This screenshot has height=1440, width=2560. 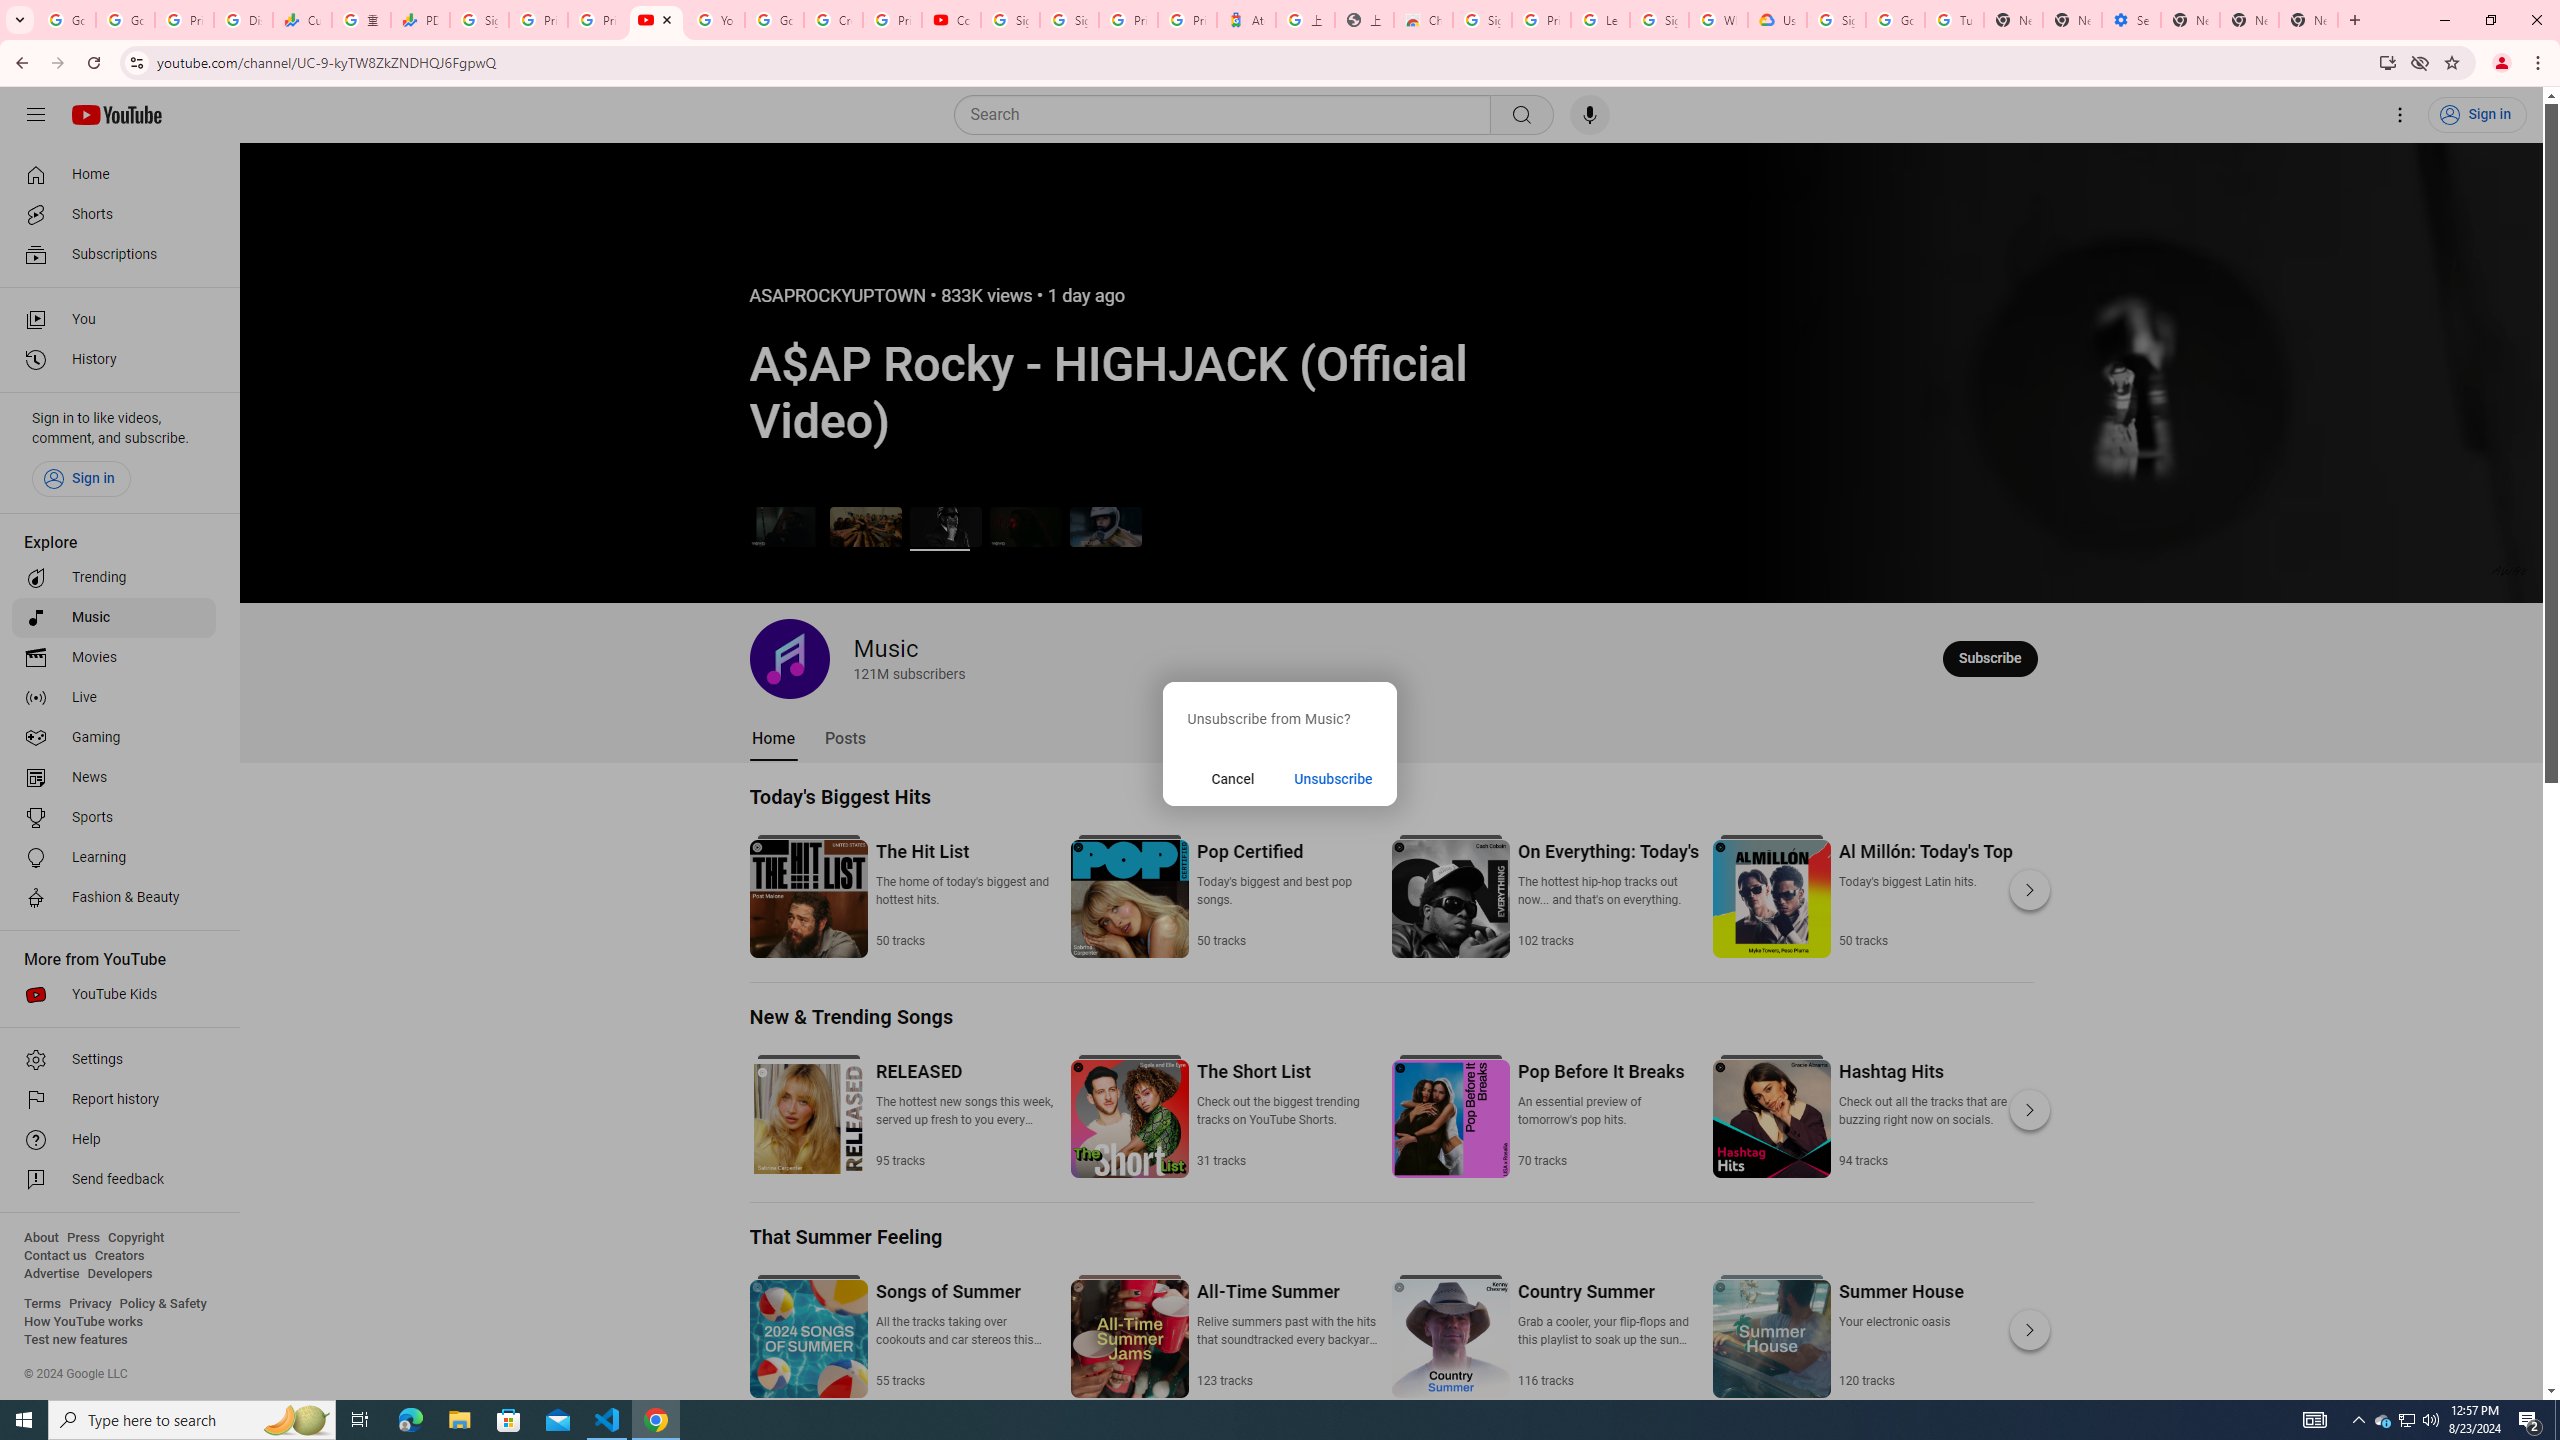 What do you see at coordinates (74, 1338) in the screenshot?
I see `'Test new features'` at bounding box center [74, 1338].